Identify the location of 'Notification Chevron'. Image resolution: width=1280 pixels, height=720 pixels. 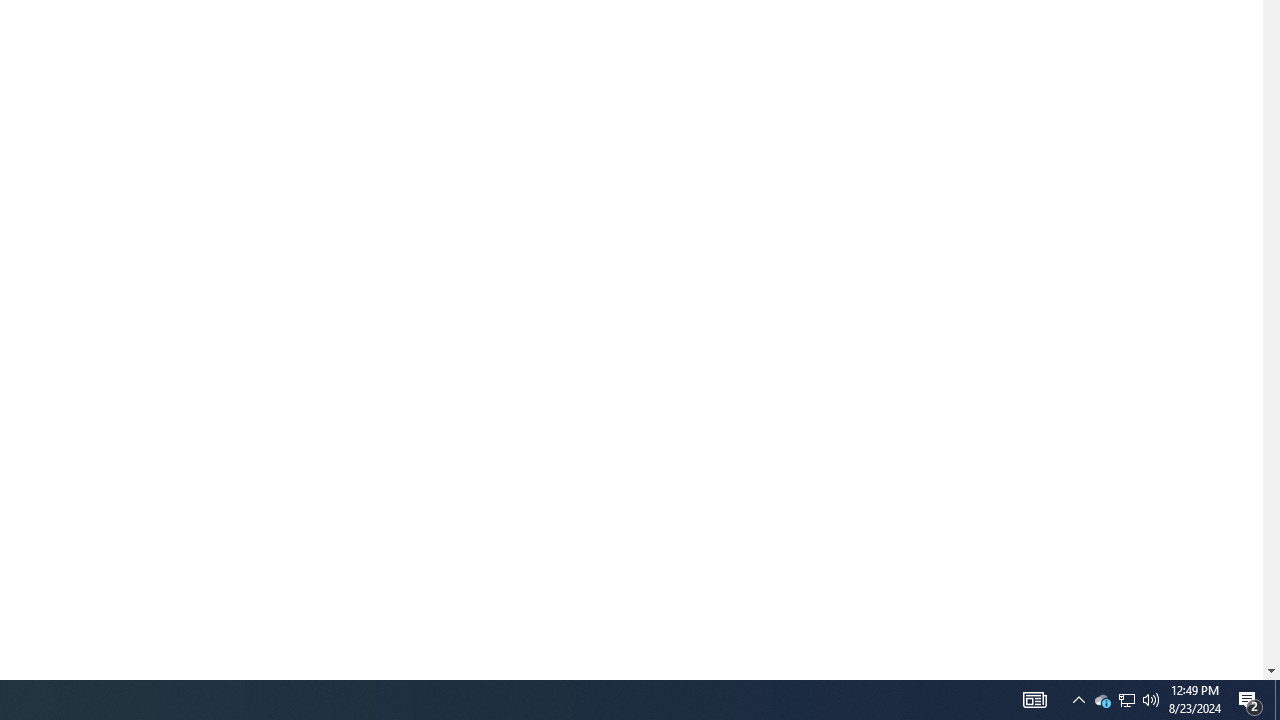
(1078, 698).